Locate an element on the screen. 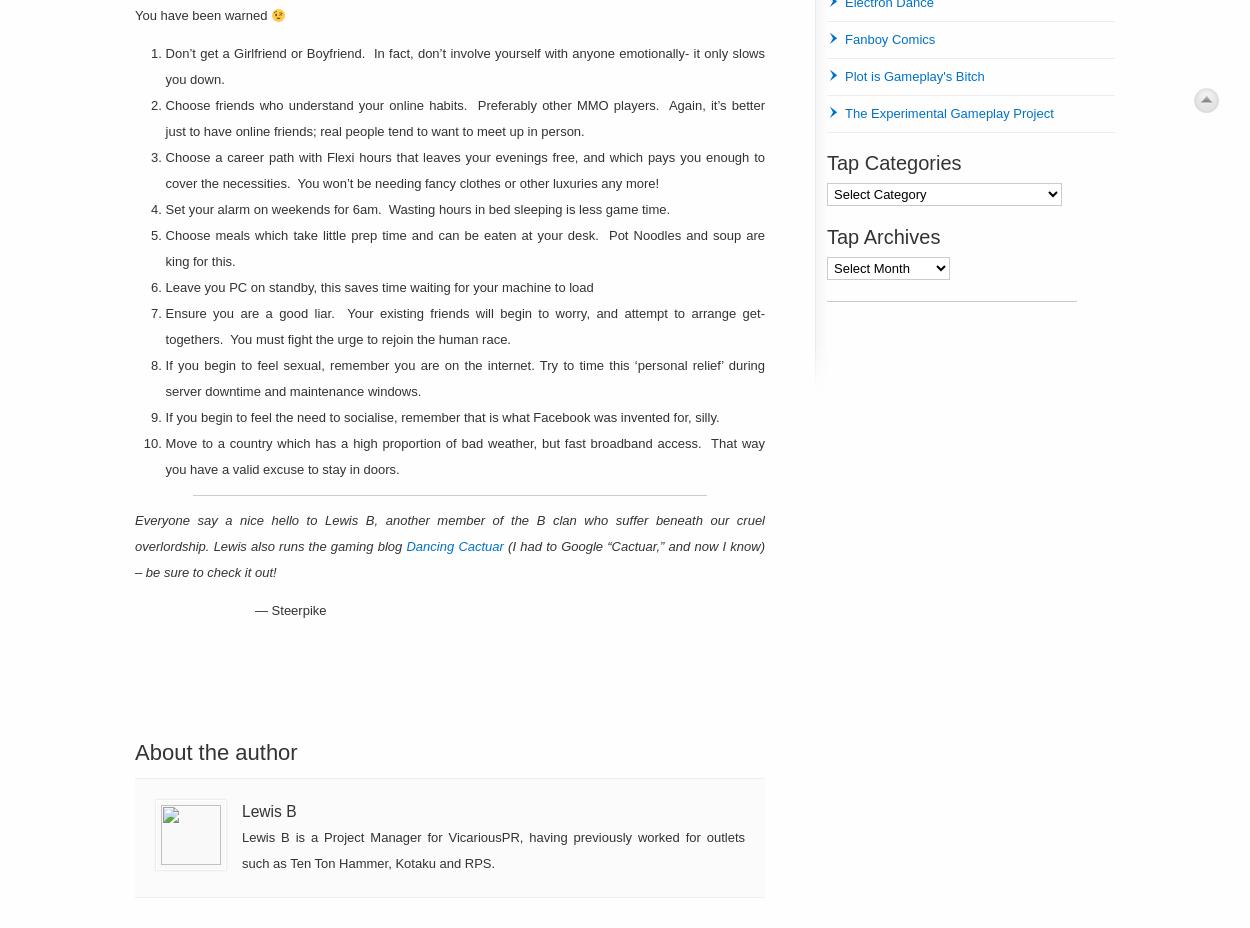  '(I had to Google “Cactuar,” and now I know) – be sure to check it out!' is located at coordinates (449, 558).